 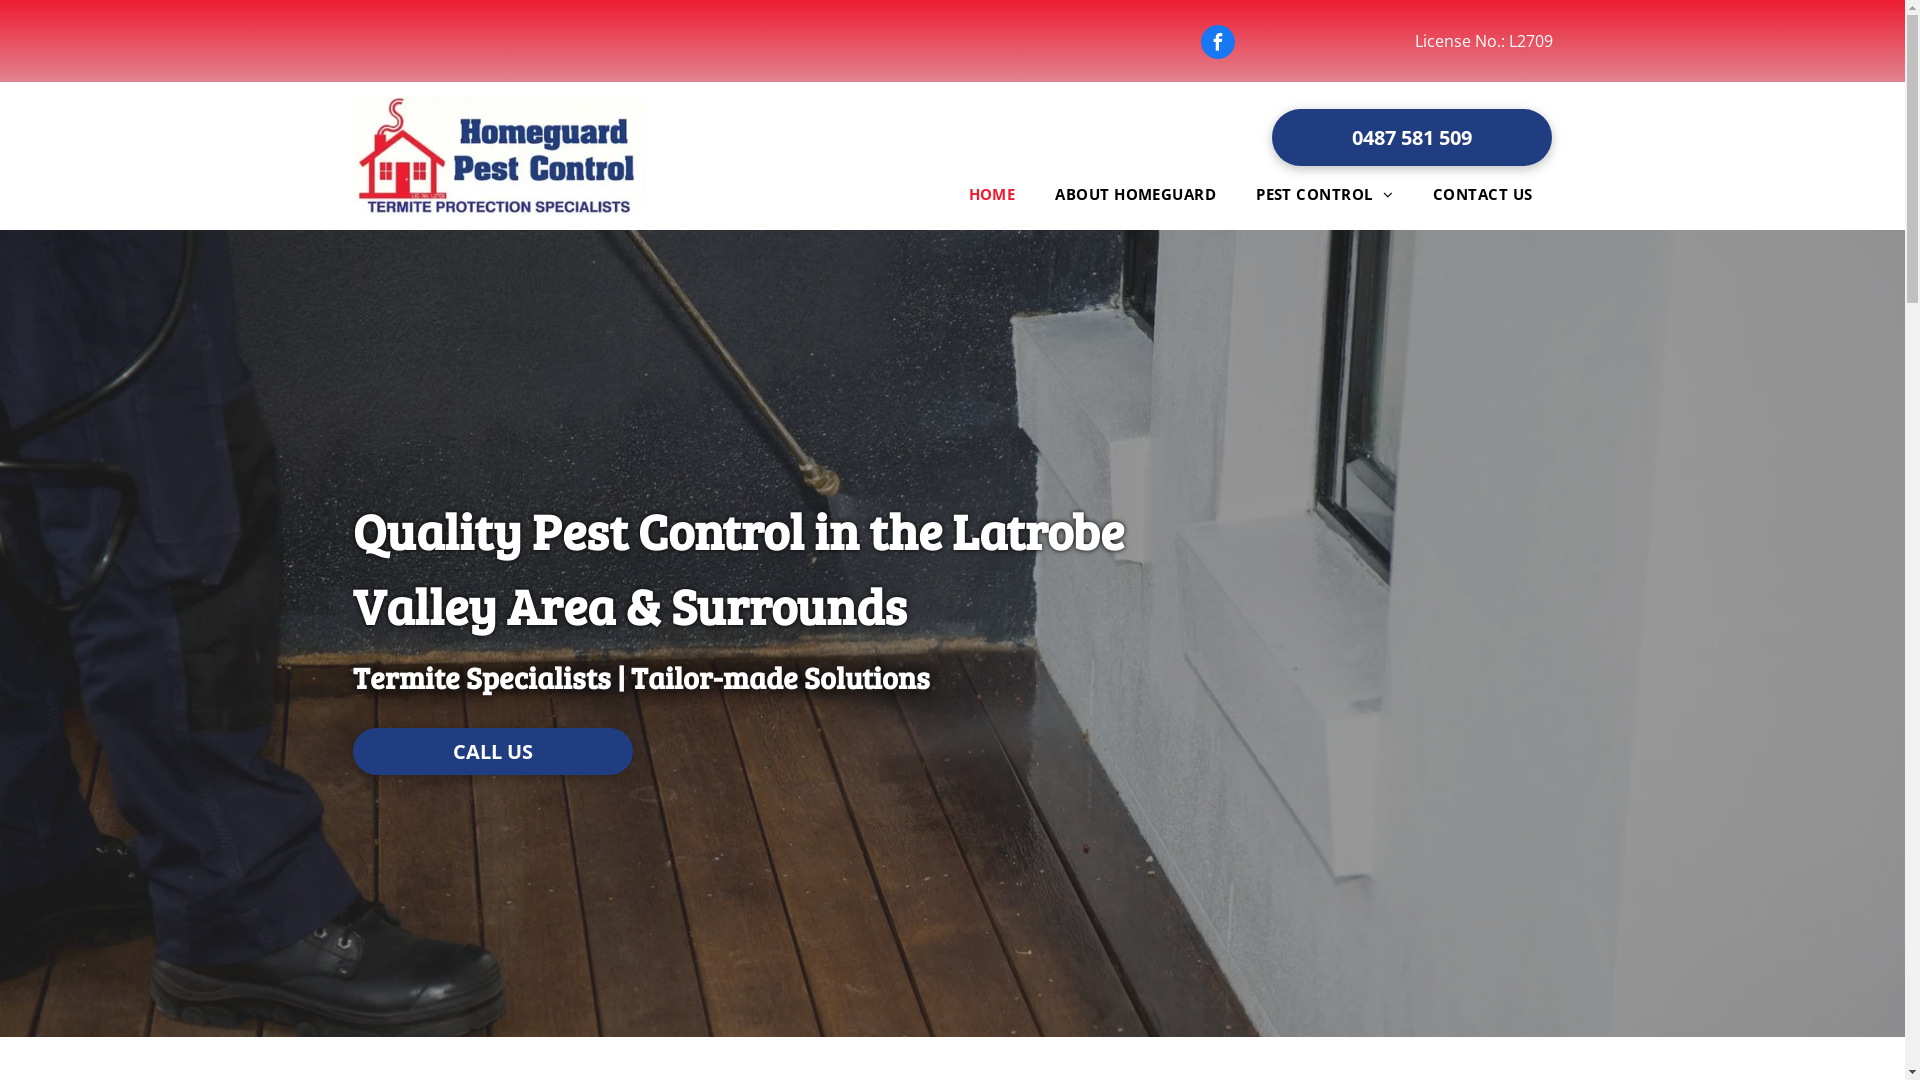 What do you see at coordinates (351, 751) in the screenshot?
I see `'CALL US'` at bounding box center [351, 751].